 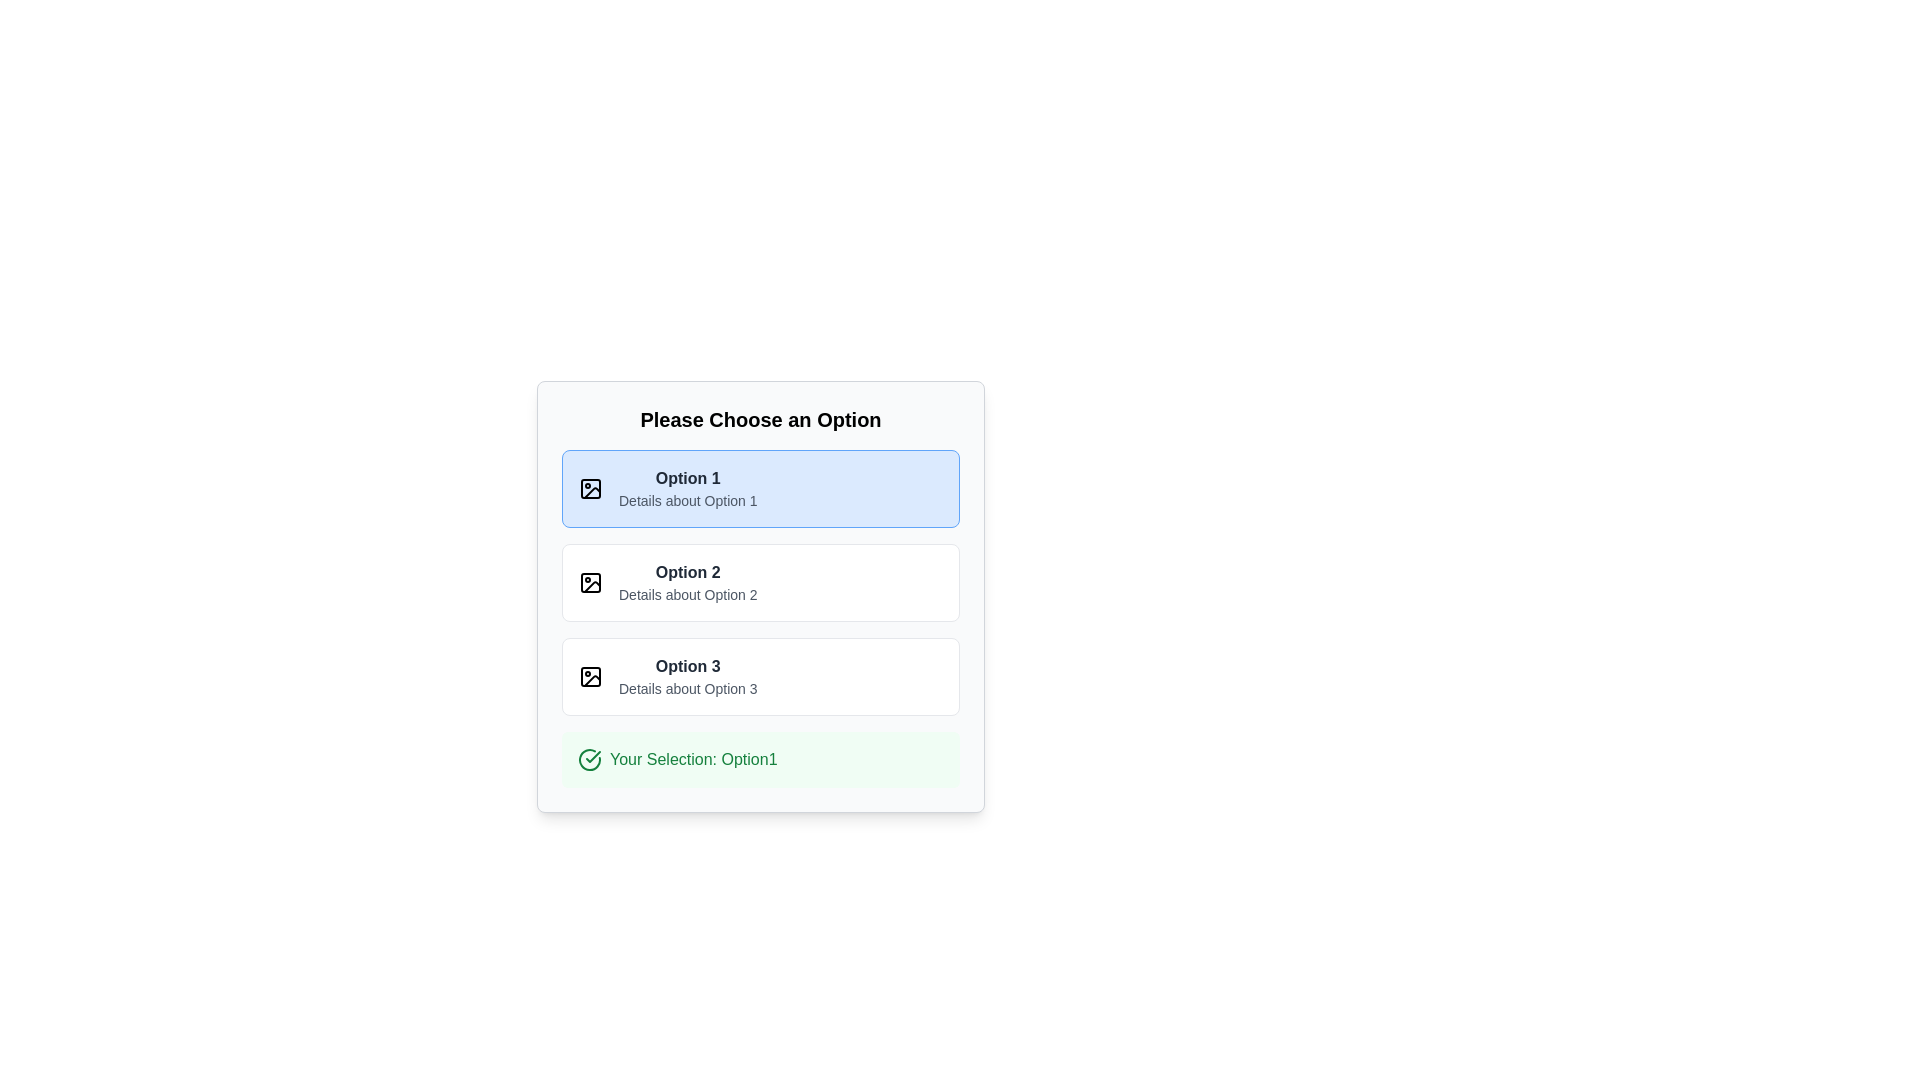 I want to click on the content of the text label displaying 'Option 1.' which is styled with a gray shade and located in the topmost blue-highlighted option block, so click(x=687, y=478).